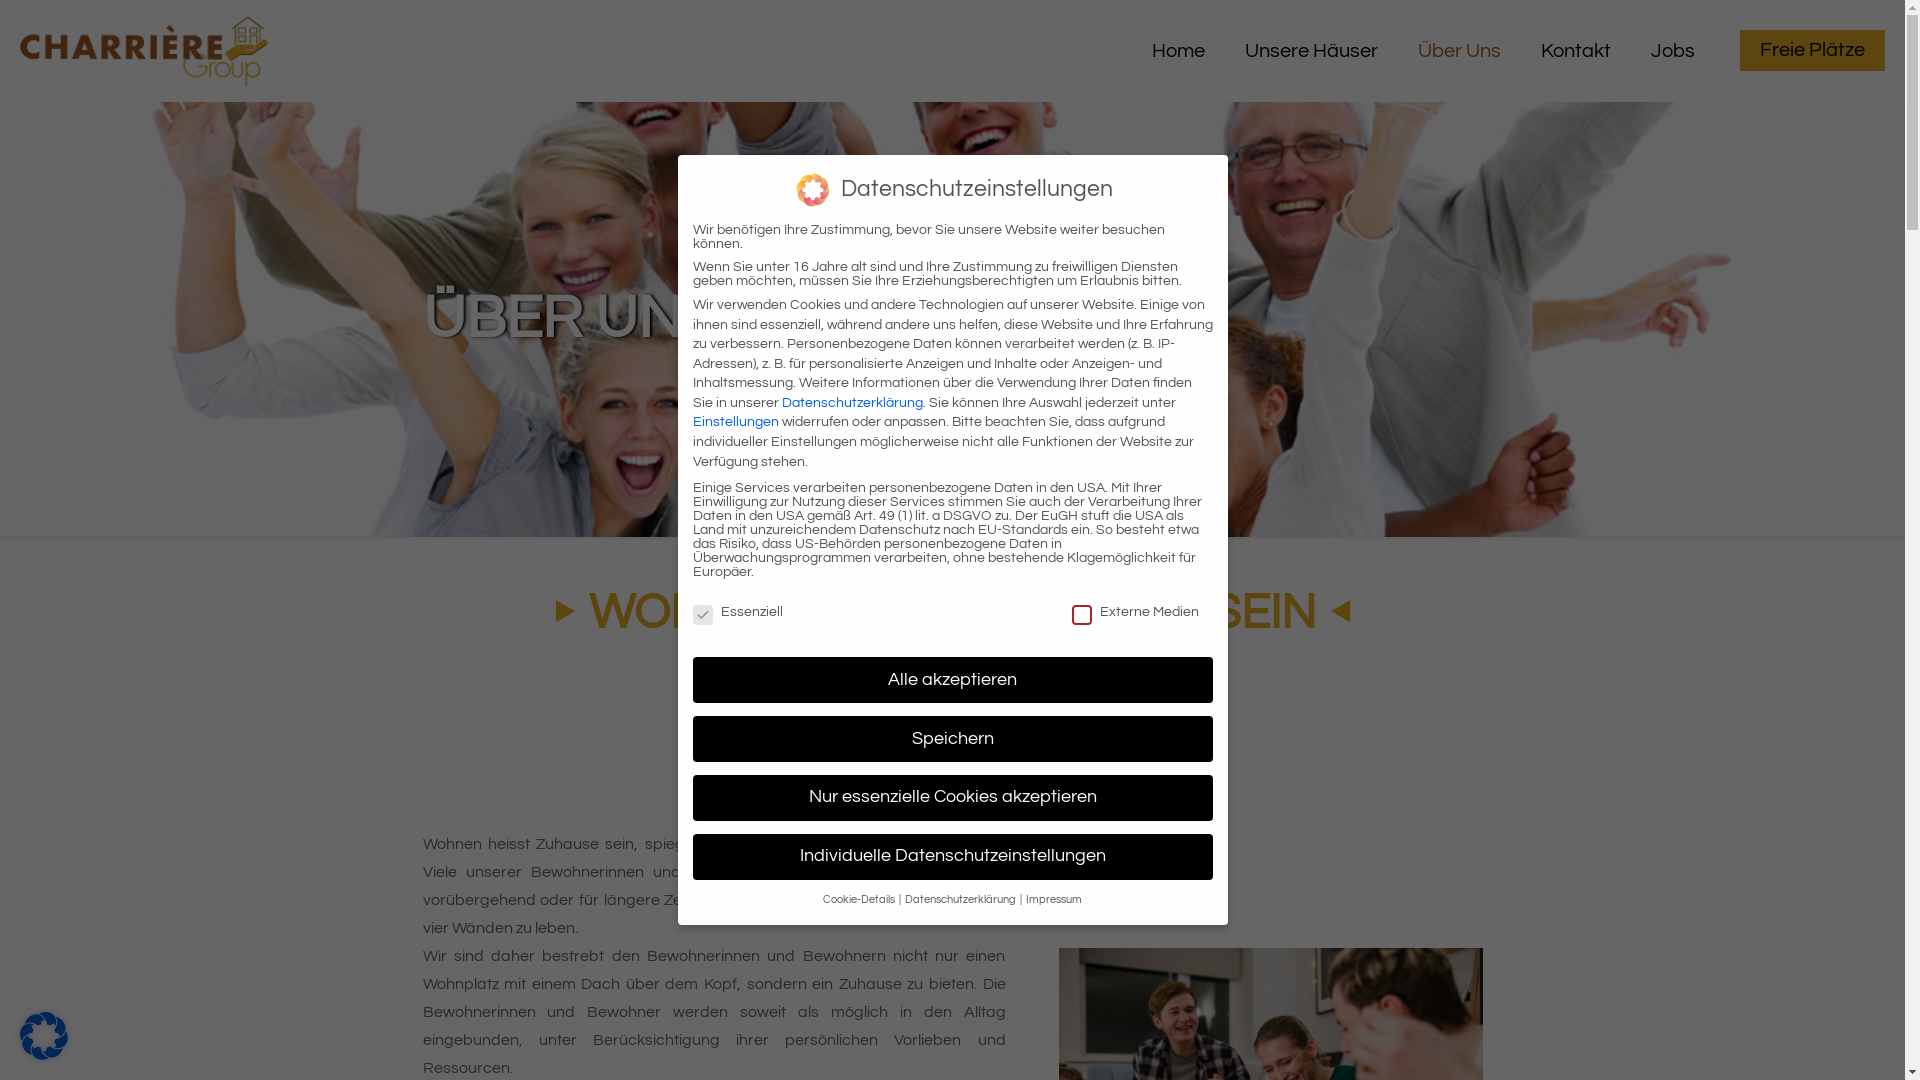  What do you see at coordinates (950, 797) in the screenshot?
I see `'Nur essenzielle Cookies akzeptieren'` at bounding box center [950, 797].